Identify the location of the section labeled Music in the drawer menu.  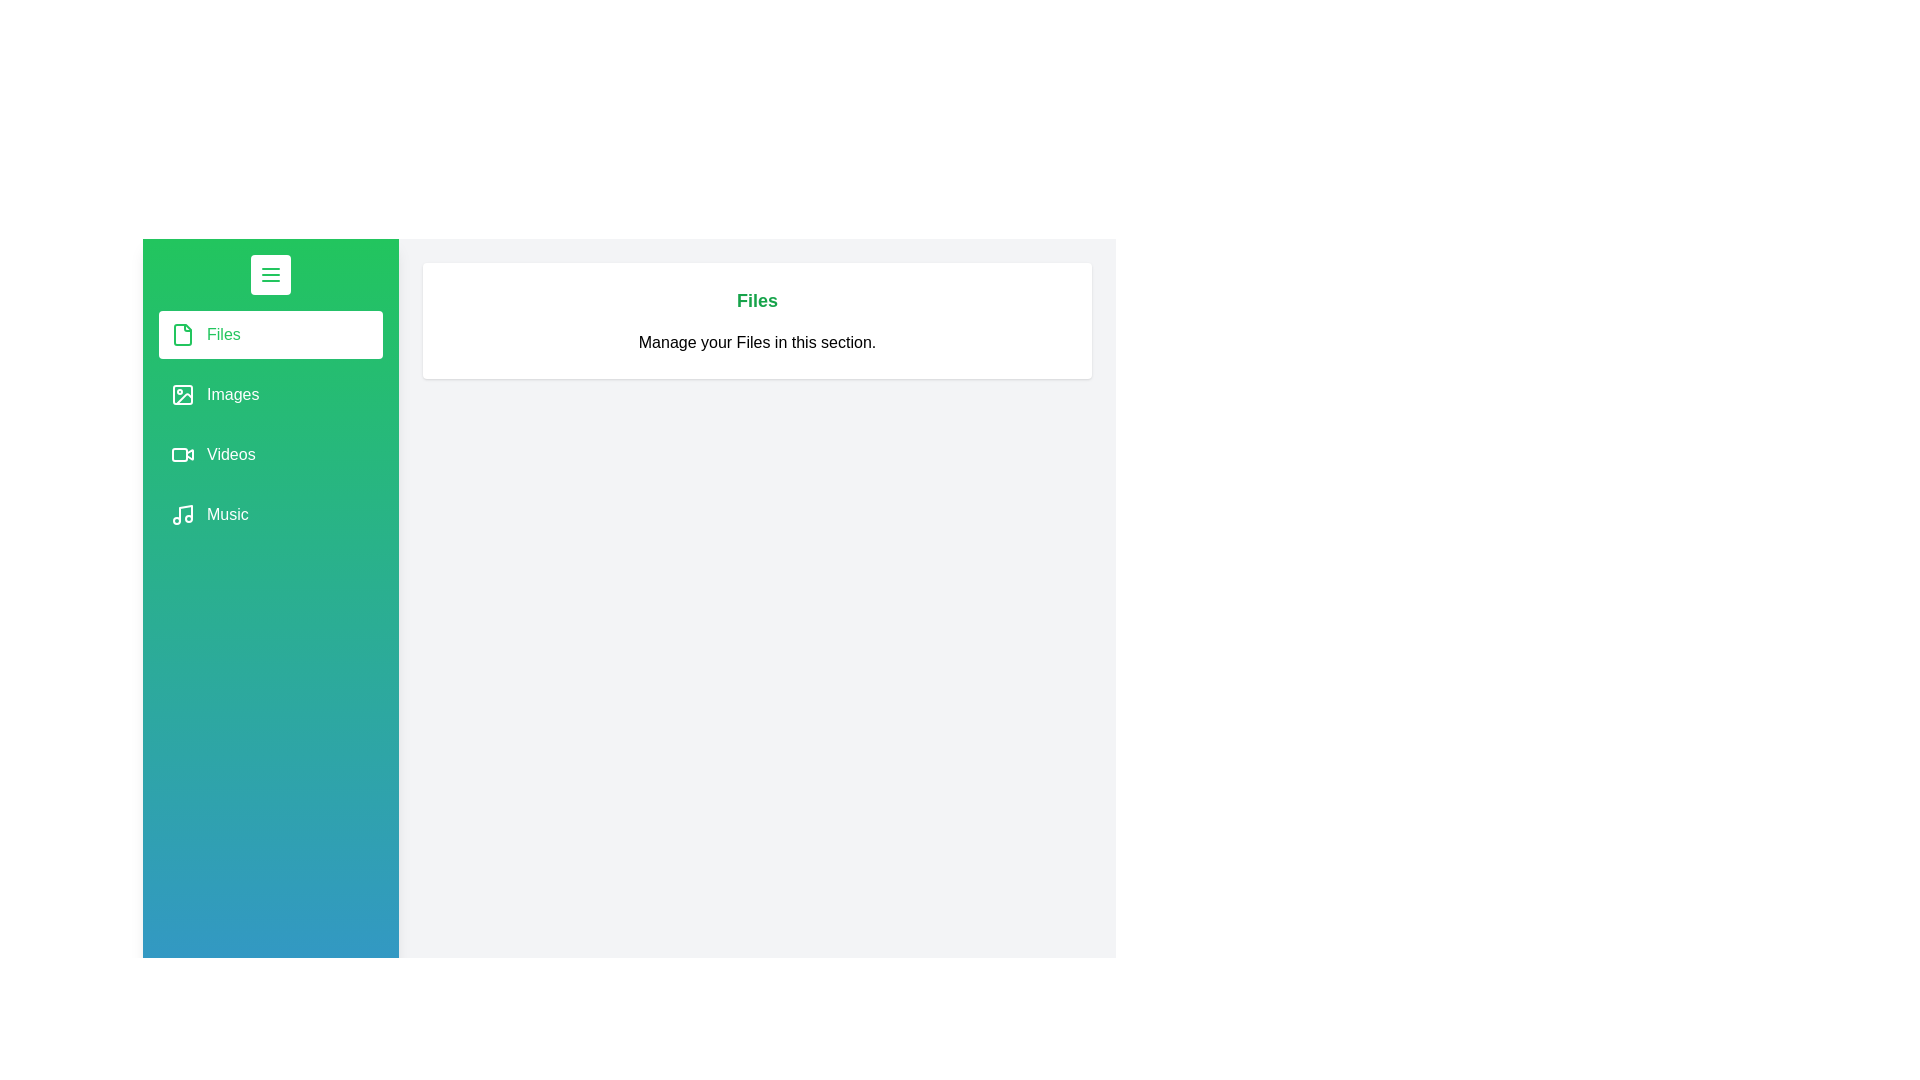
(269, 514).